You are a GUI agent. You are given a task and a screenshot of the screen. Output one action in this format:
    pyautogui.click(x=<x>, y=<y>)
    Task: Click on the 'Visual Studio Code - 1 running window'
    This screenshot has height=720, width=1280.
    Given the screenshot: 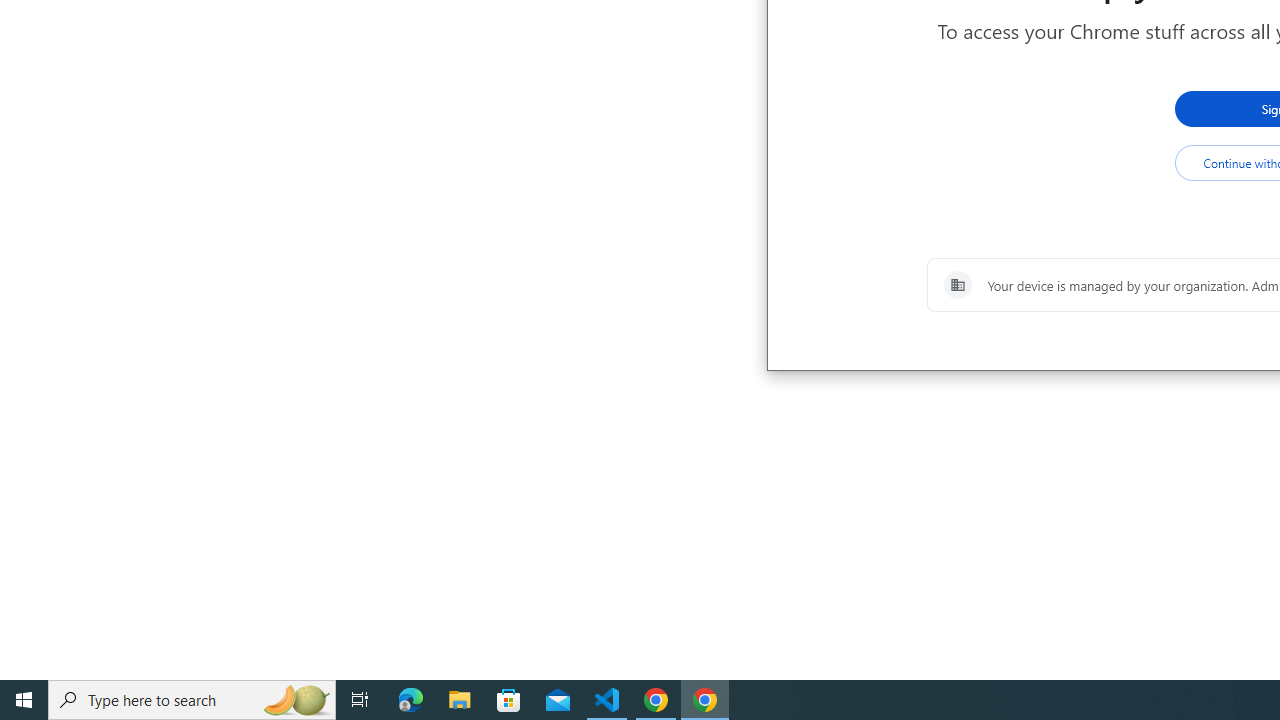 What is the action you would take?
    pyautogui.click(x=606, y=698)
    